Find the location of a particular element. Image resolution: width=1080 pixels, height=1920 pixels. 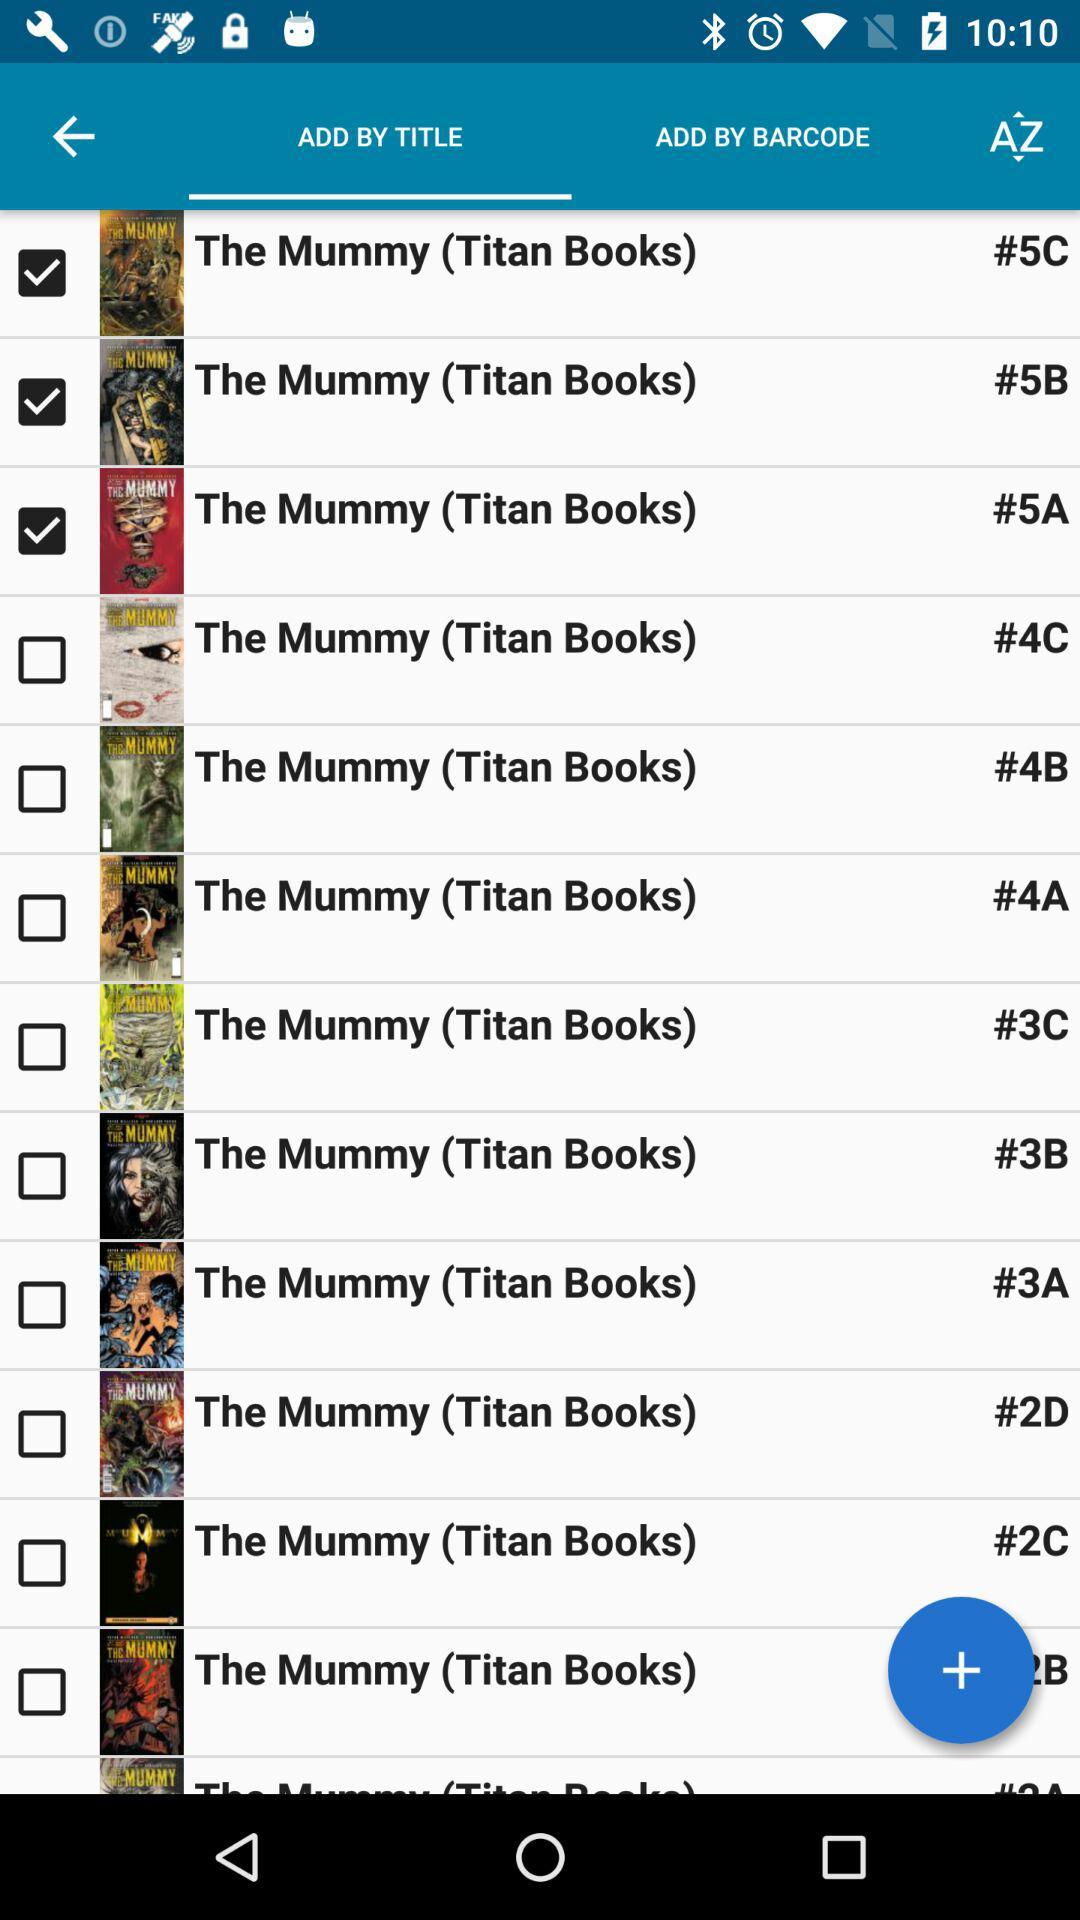

open book is located at coordinates (48, 1045).